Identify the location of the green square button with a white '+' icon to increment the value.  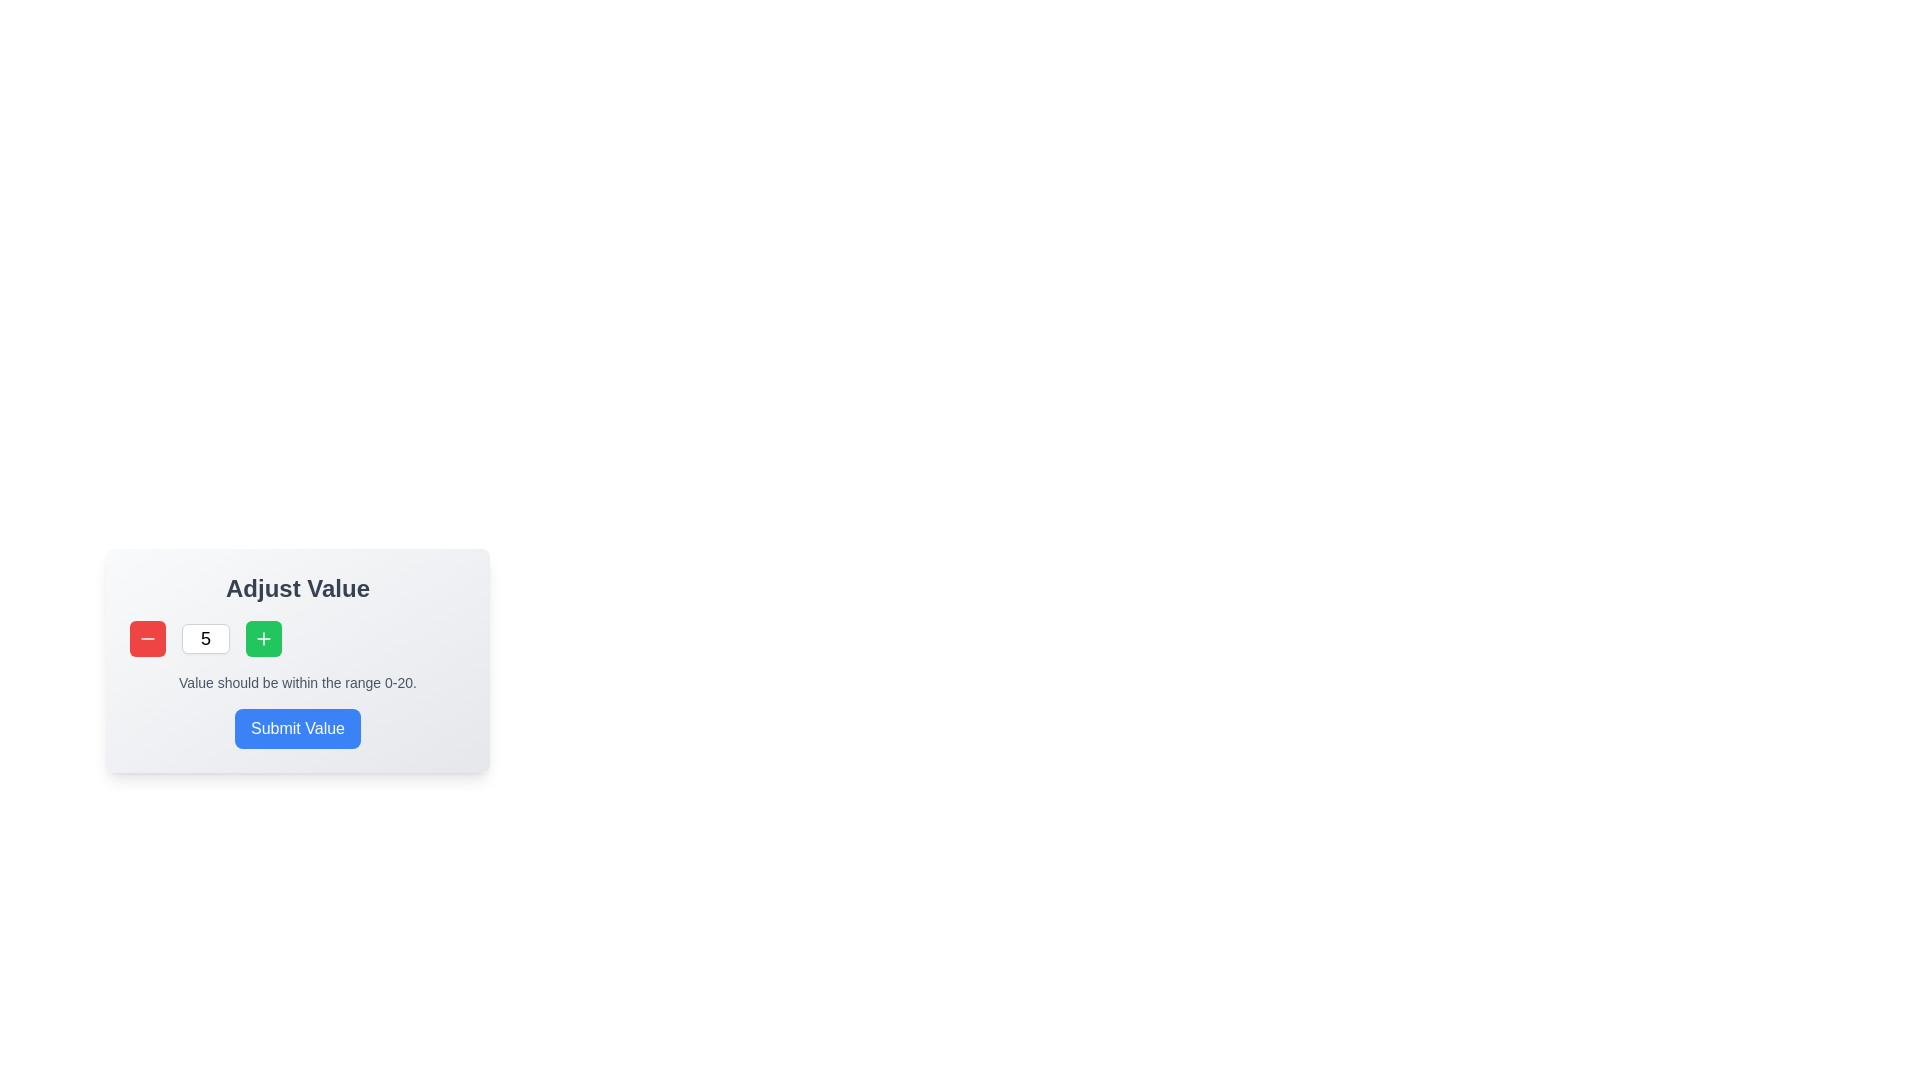
(263, 639).